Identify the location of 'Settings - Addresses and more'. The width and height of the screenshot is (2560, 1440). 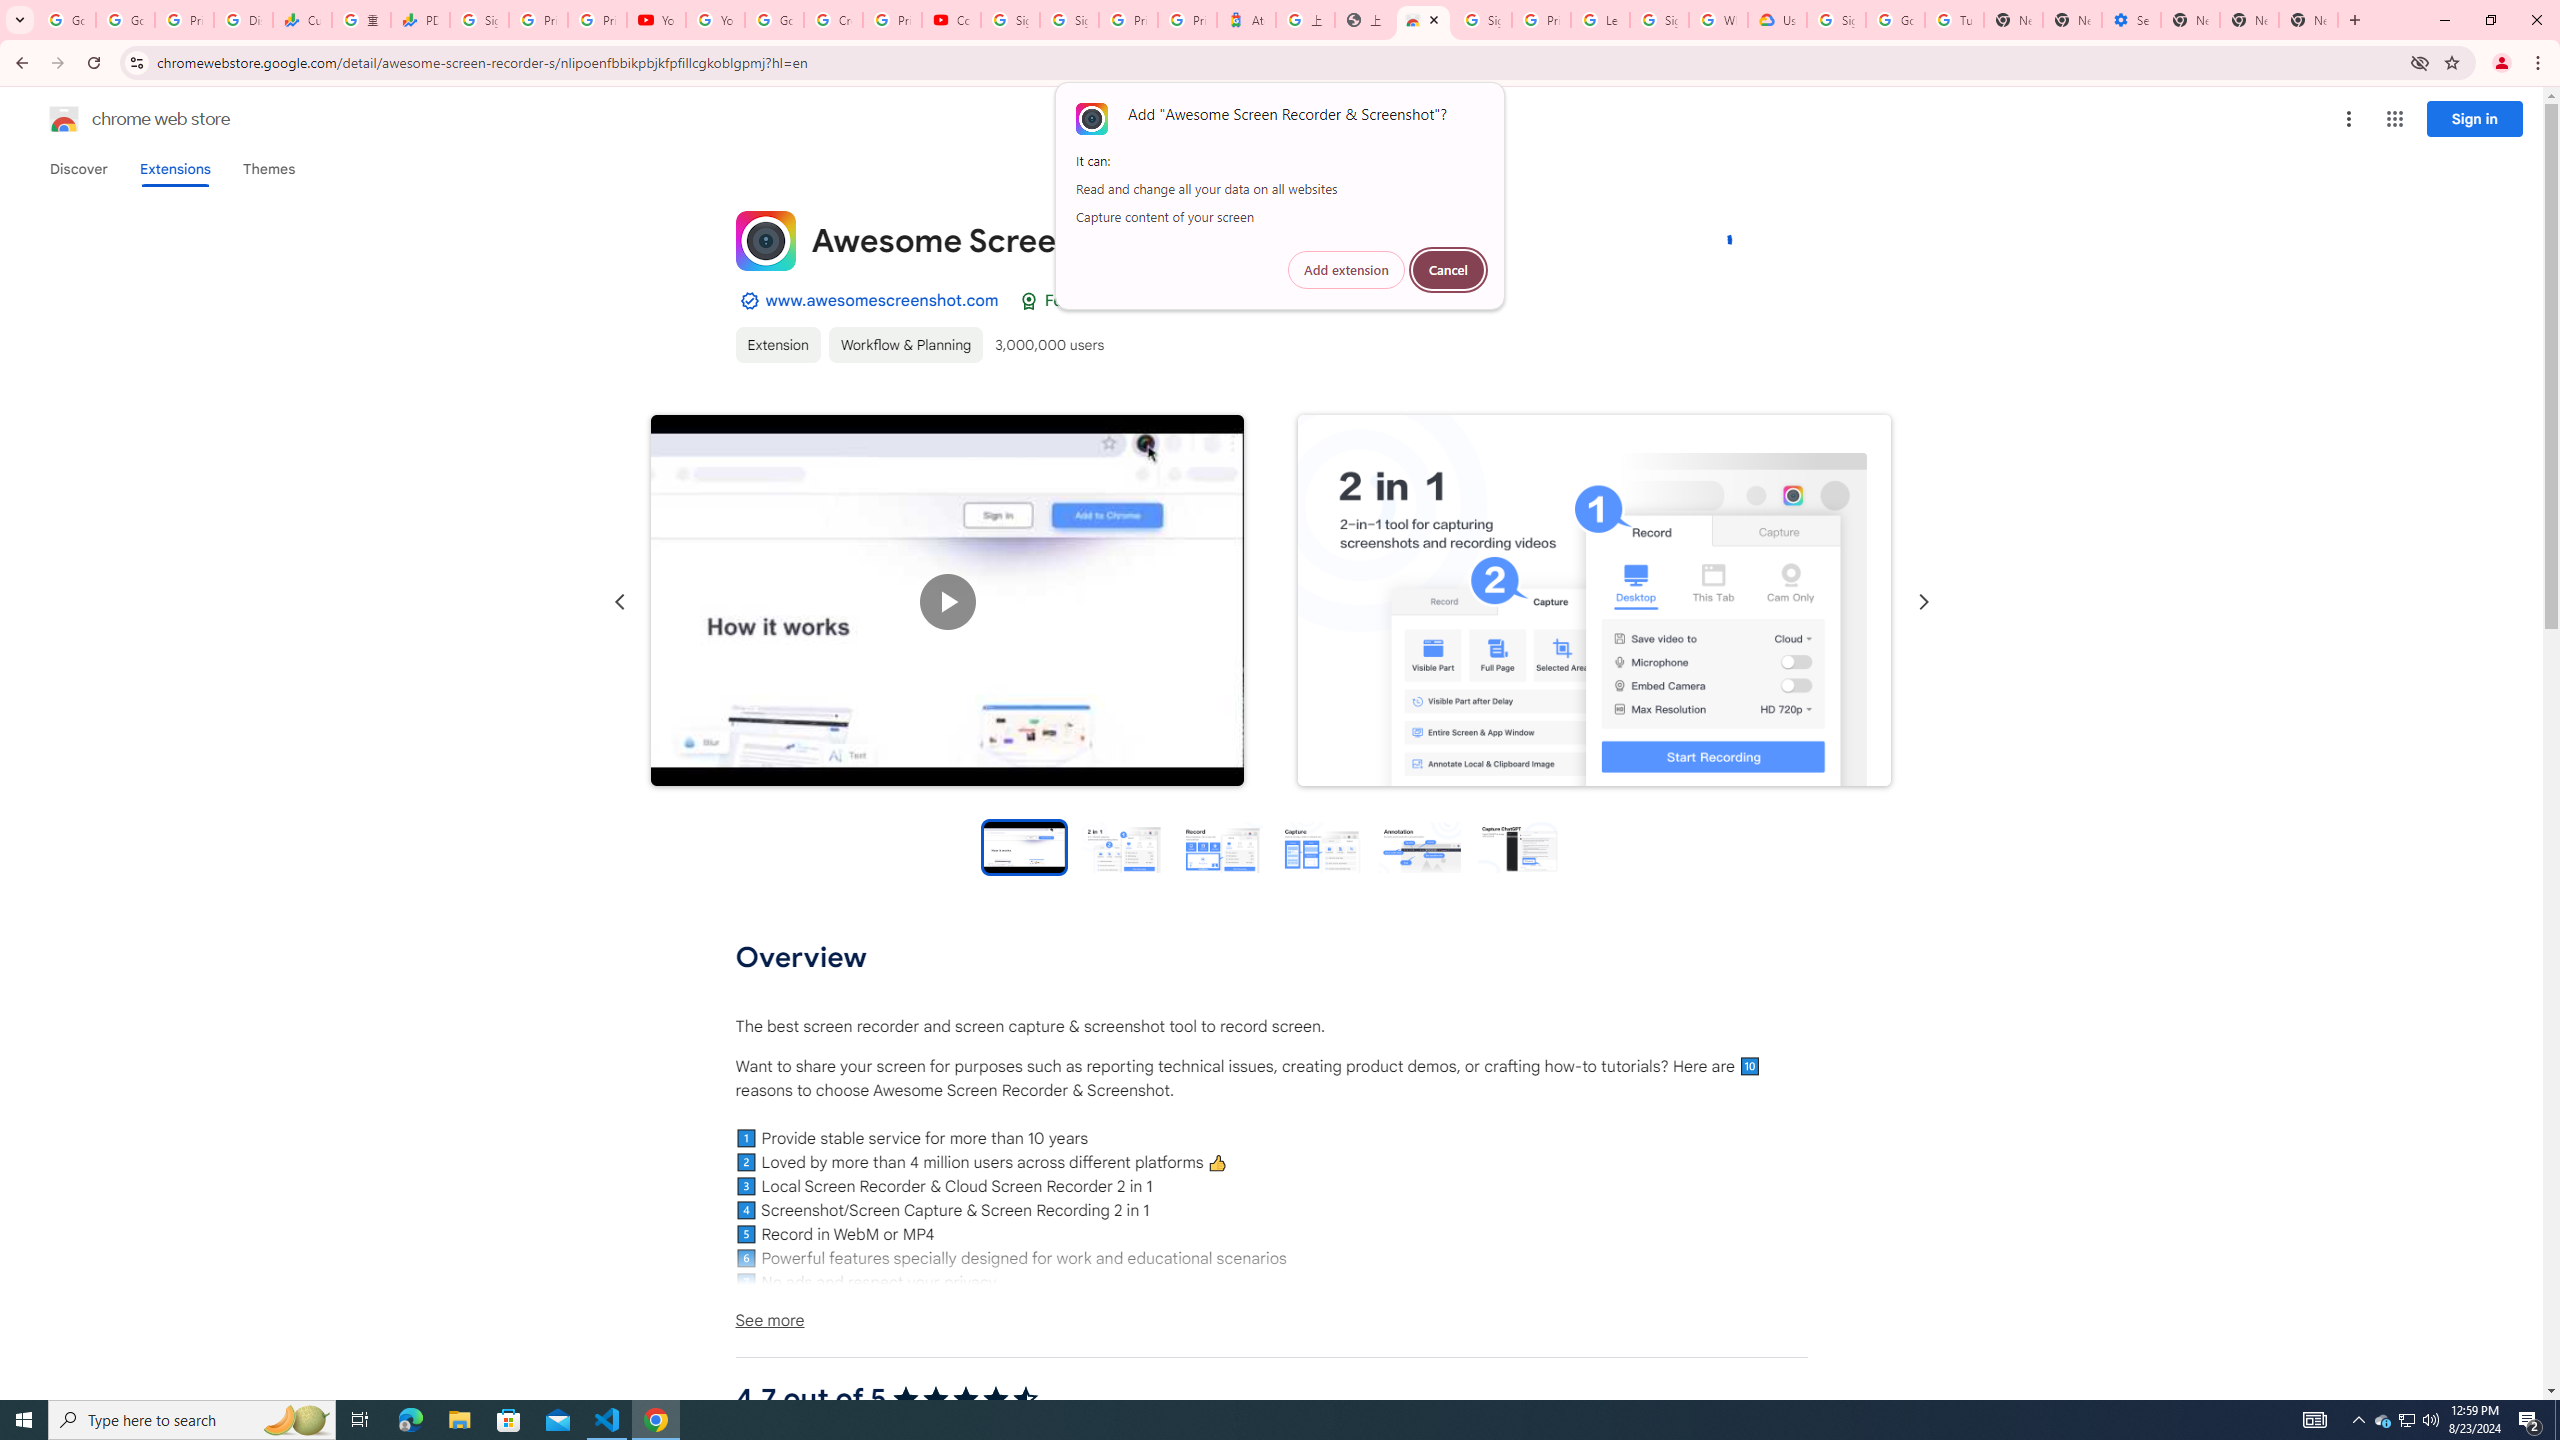
(2131, 19).